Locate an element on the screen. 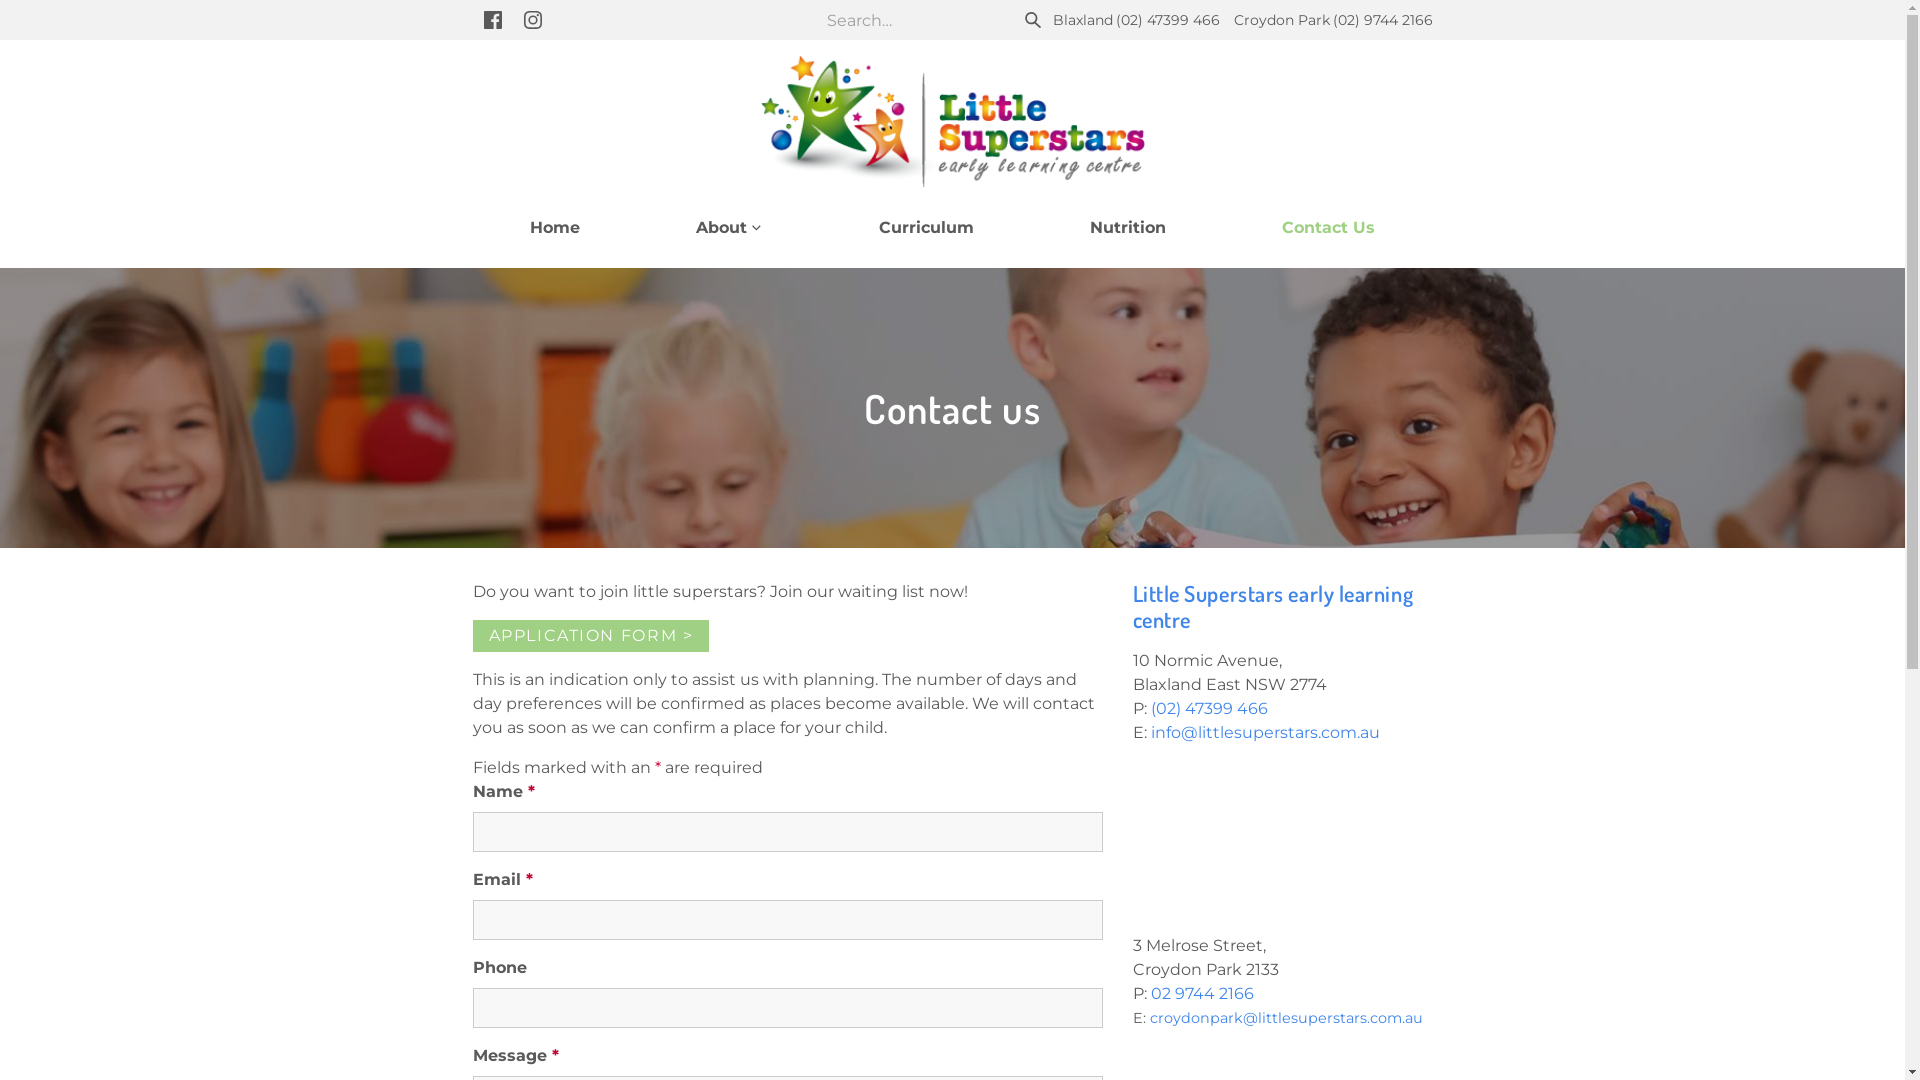 The image size is (1920, 1080). 'APPLICATION FORM' is located at coordinates (589, 636).